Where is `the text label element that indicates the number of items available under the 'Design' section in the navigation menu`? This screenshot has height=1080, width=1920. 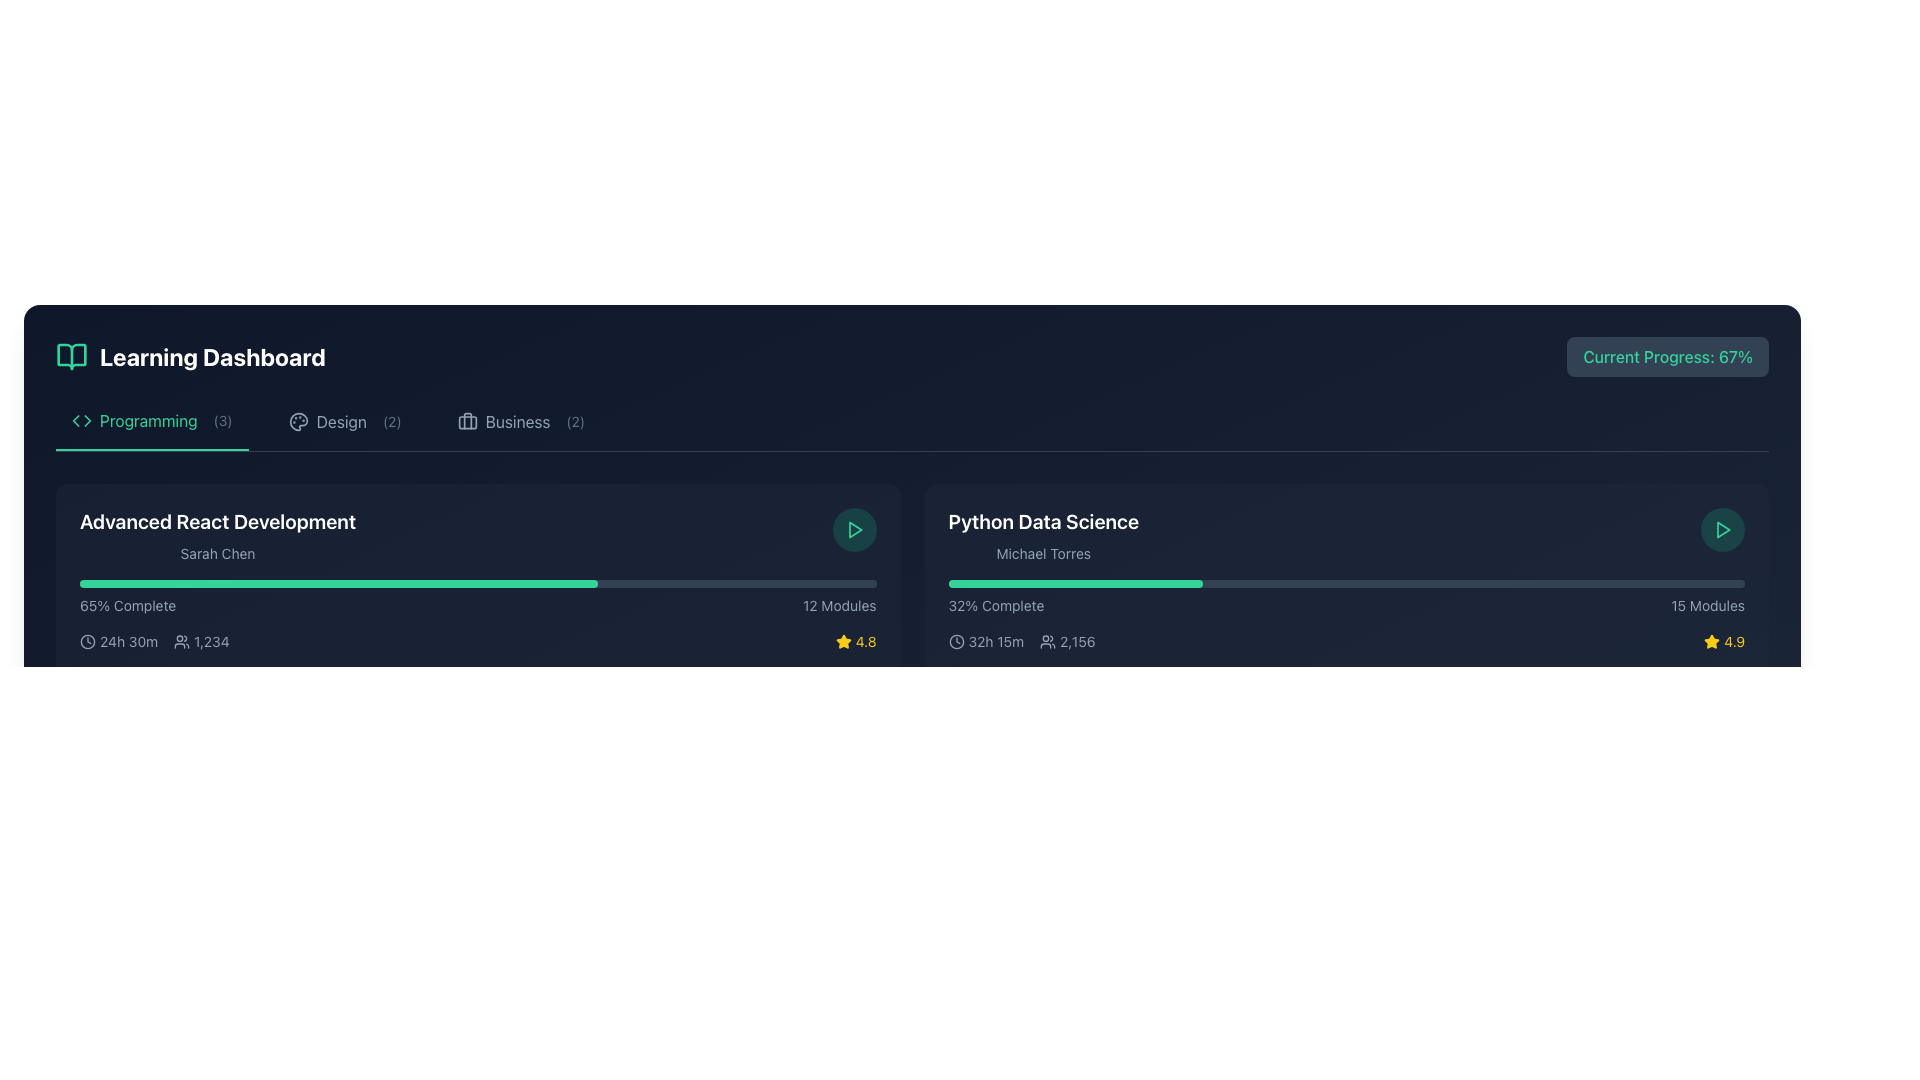
the text label element that indicates the number of items available under the 'Design' section in the navigation menu is located at coordinates (392, 420).